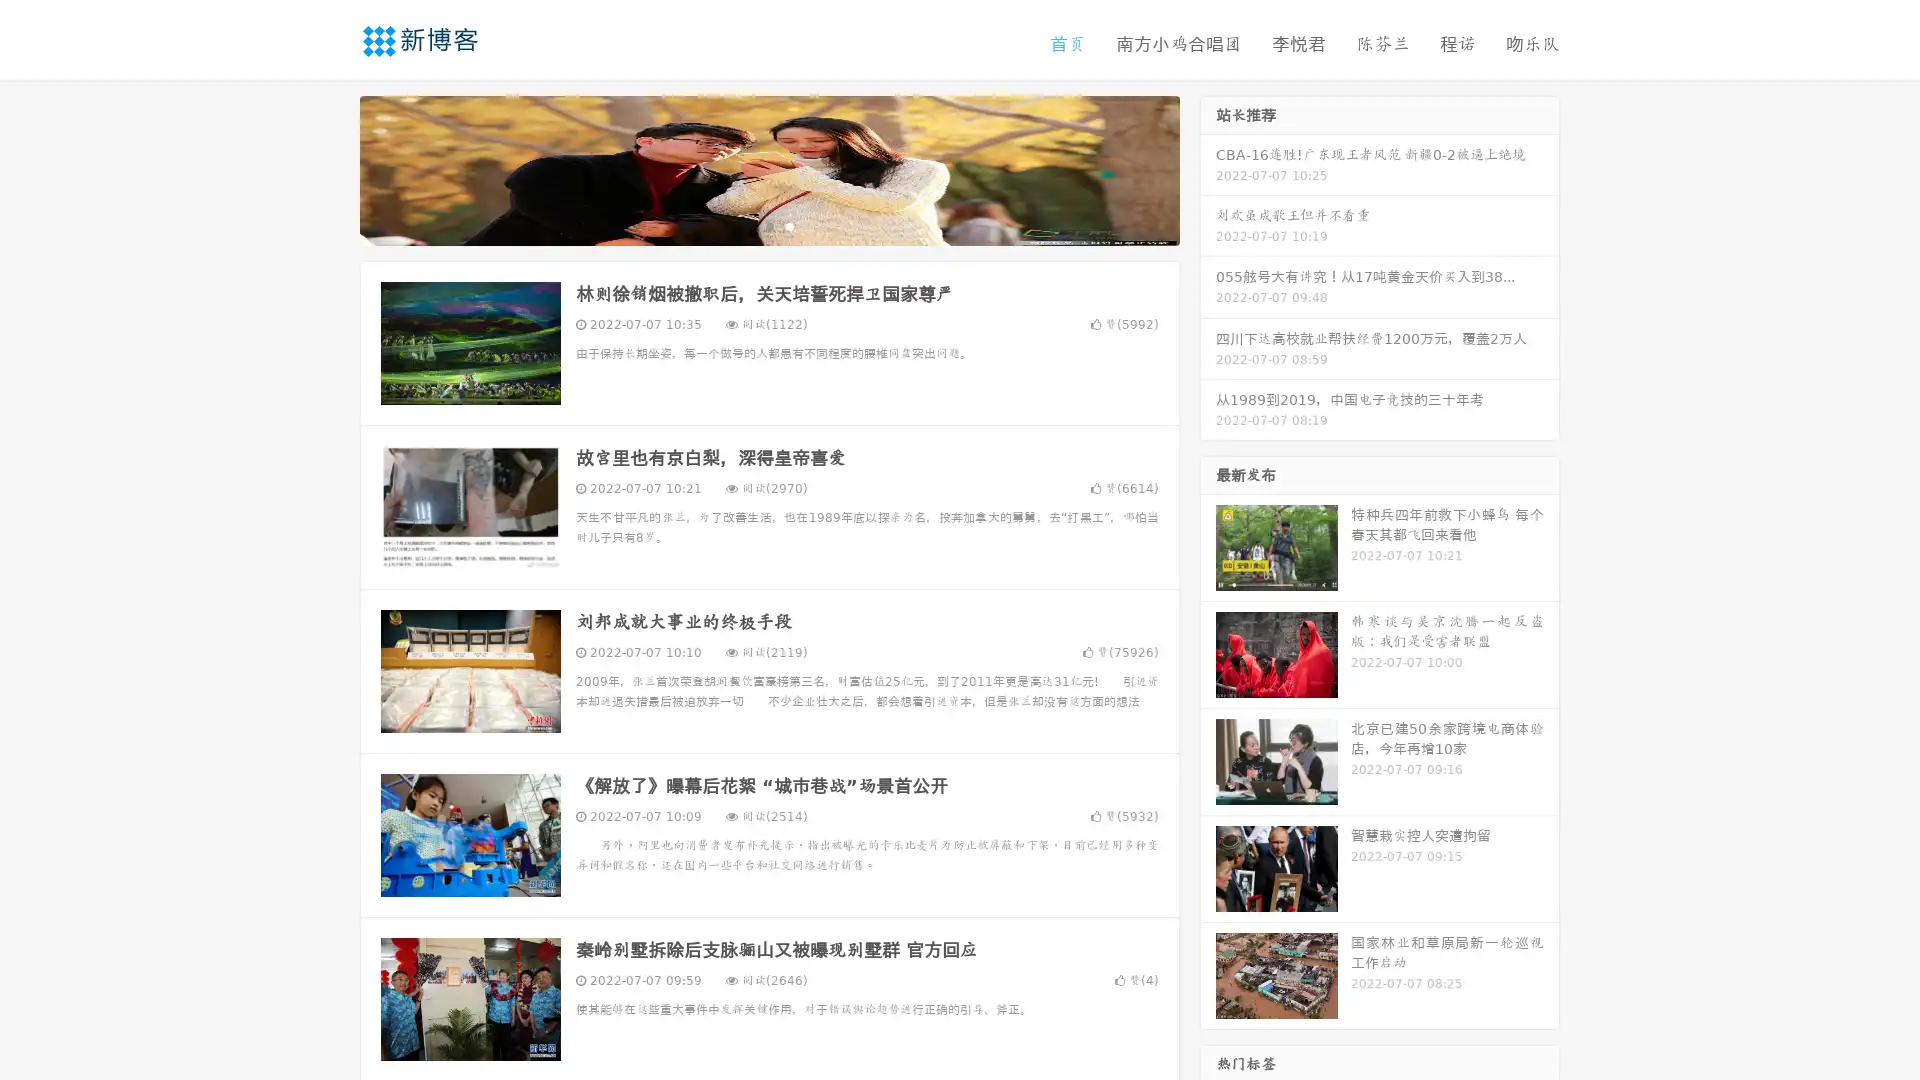 This screenshot has width=1920, height=1080. I want to click on Go to slide 1, so click(748, 225).